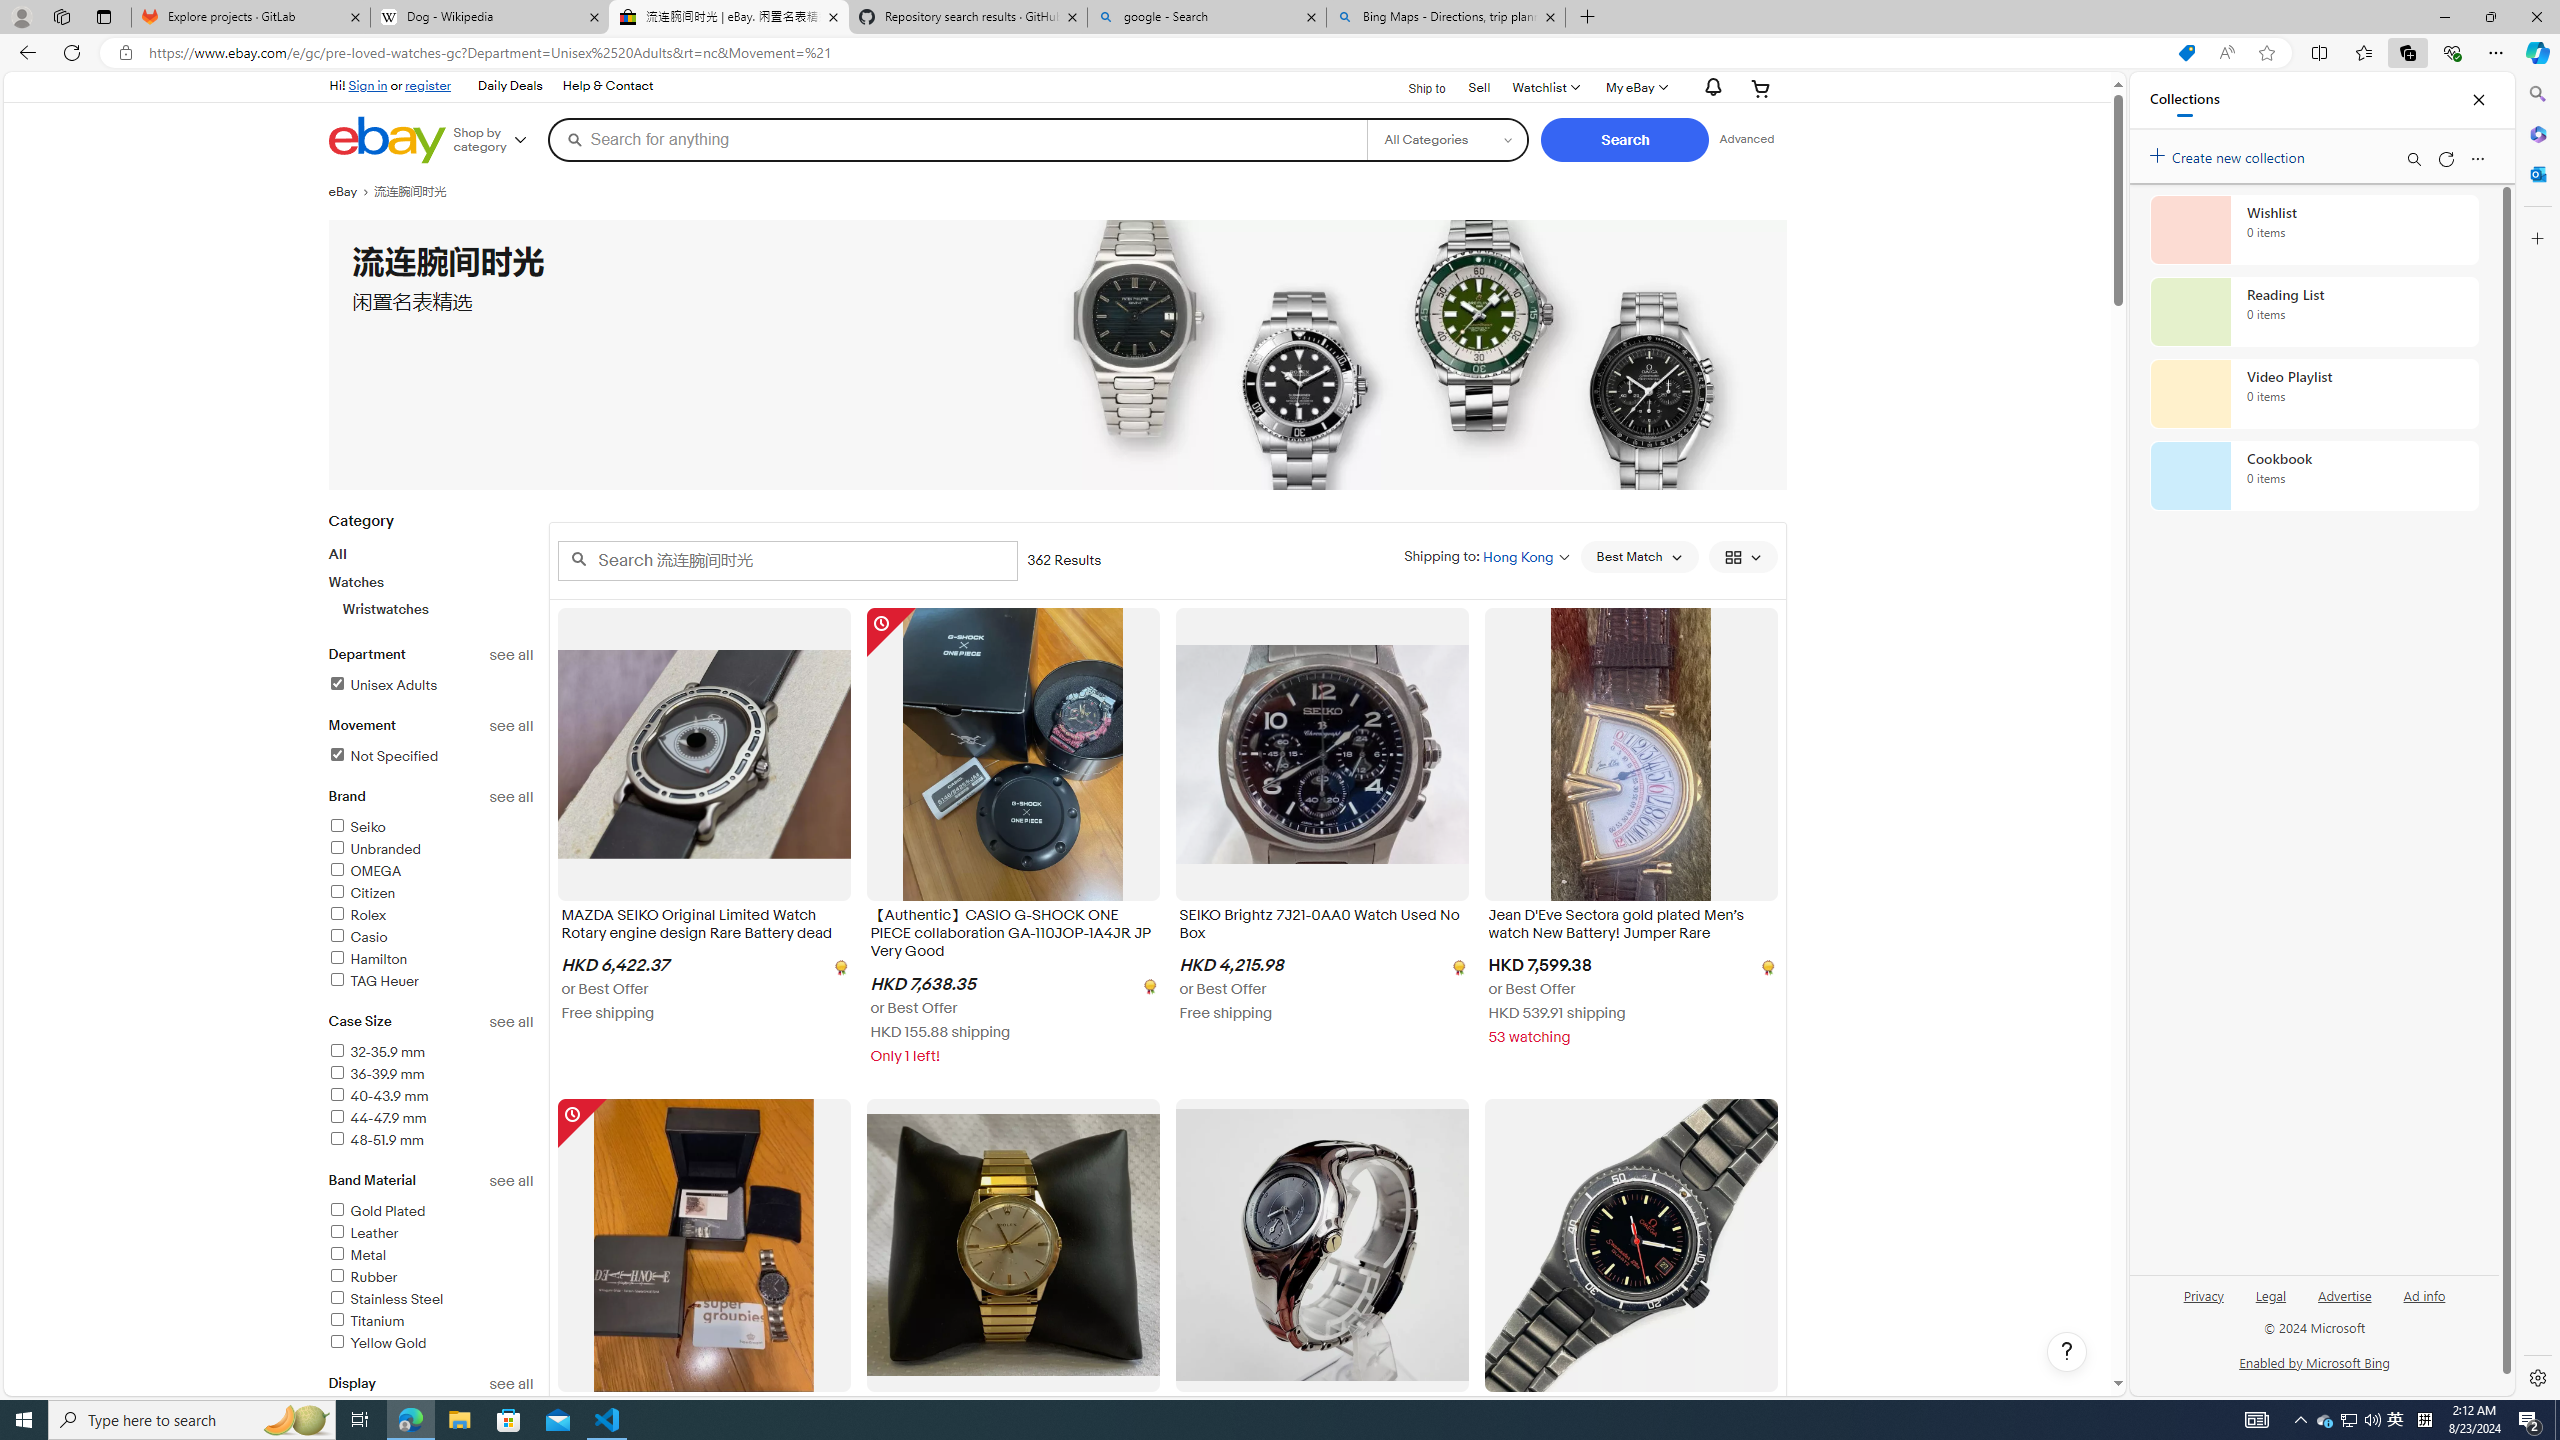 This screenshot has width=2560, height=1440. Describe the element at coordinates (607, 87) in the screenshot. I see `'Help & Contact'` at that location.